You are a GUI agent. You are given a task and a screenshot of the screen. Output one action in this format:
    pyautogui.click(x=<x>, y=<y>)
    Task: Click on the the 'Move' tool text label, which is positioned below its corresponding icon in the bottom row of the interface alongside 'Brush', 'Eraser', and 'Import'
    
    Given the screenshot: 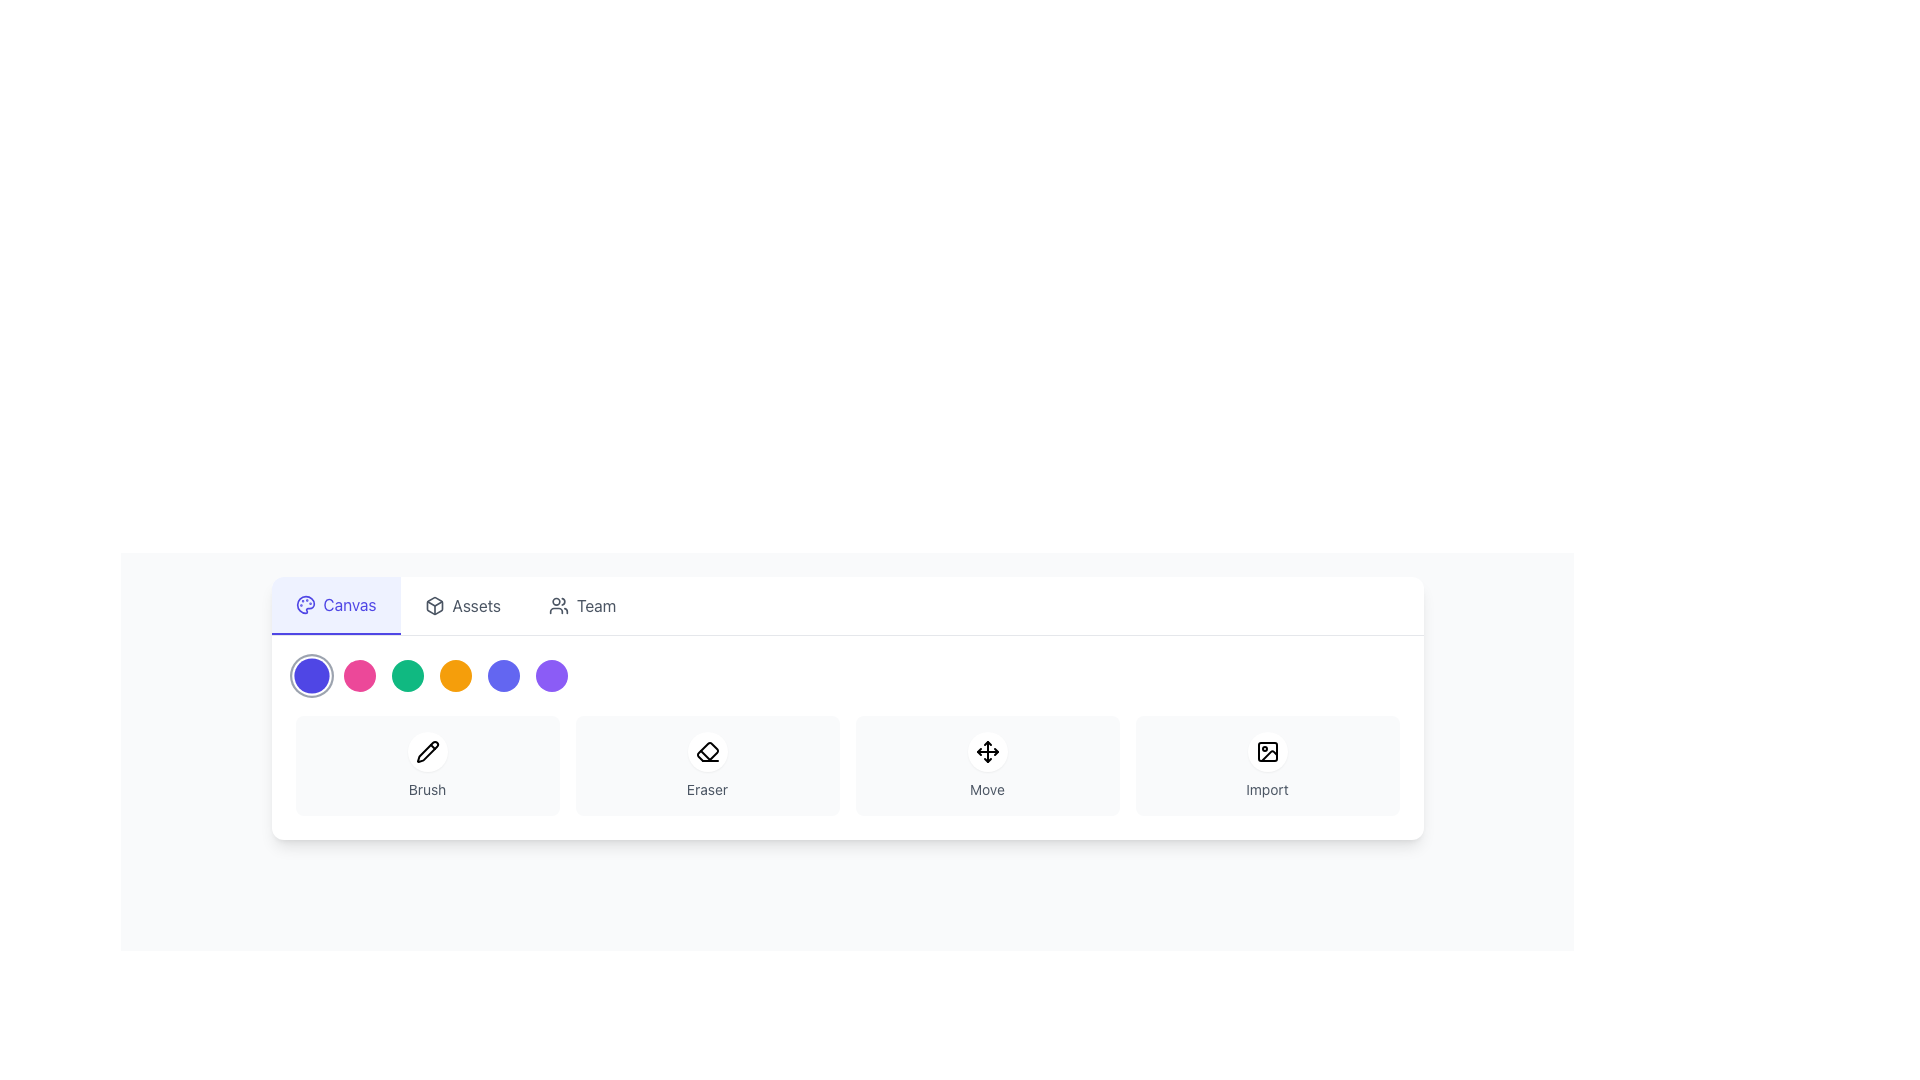 What is the action you would take?
    pyautogui.click(x=987, y=789)
    